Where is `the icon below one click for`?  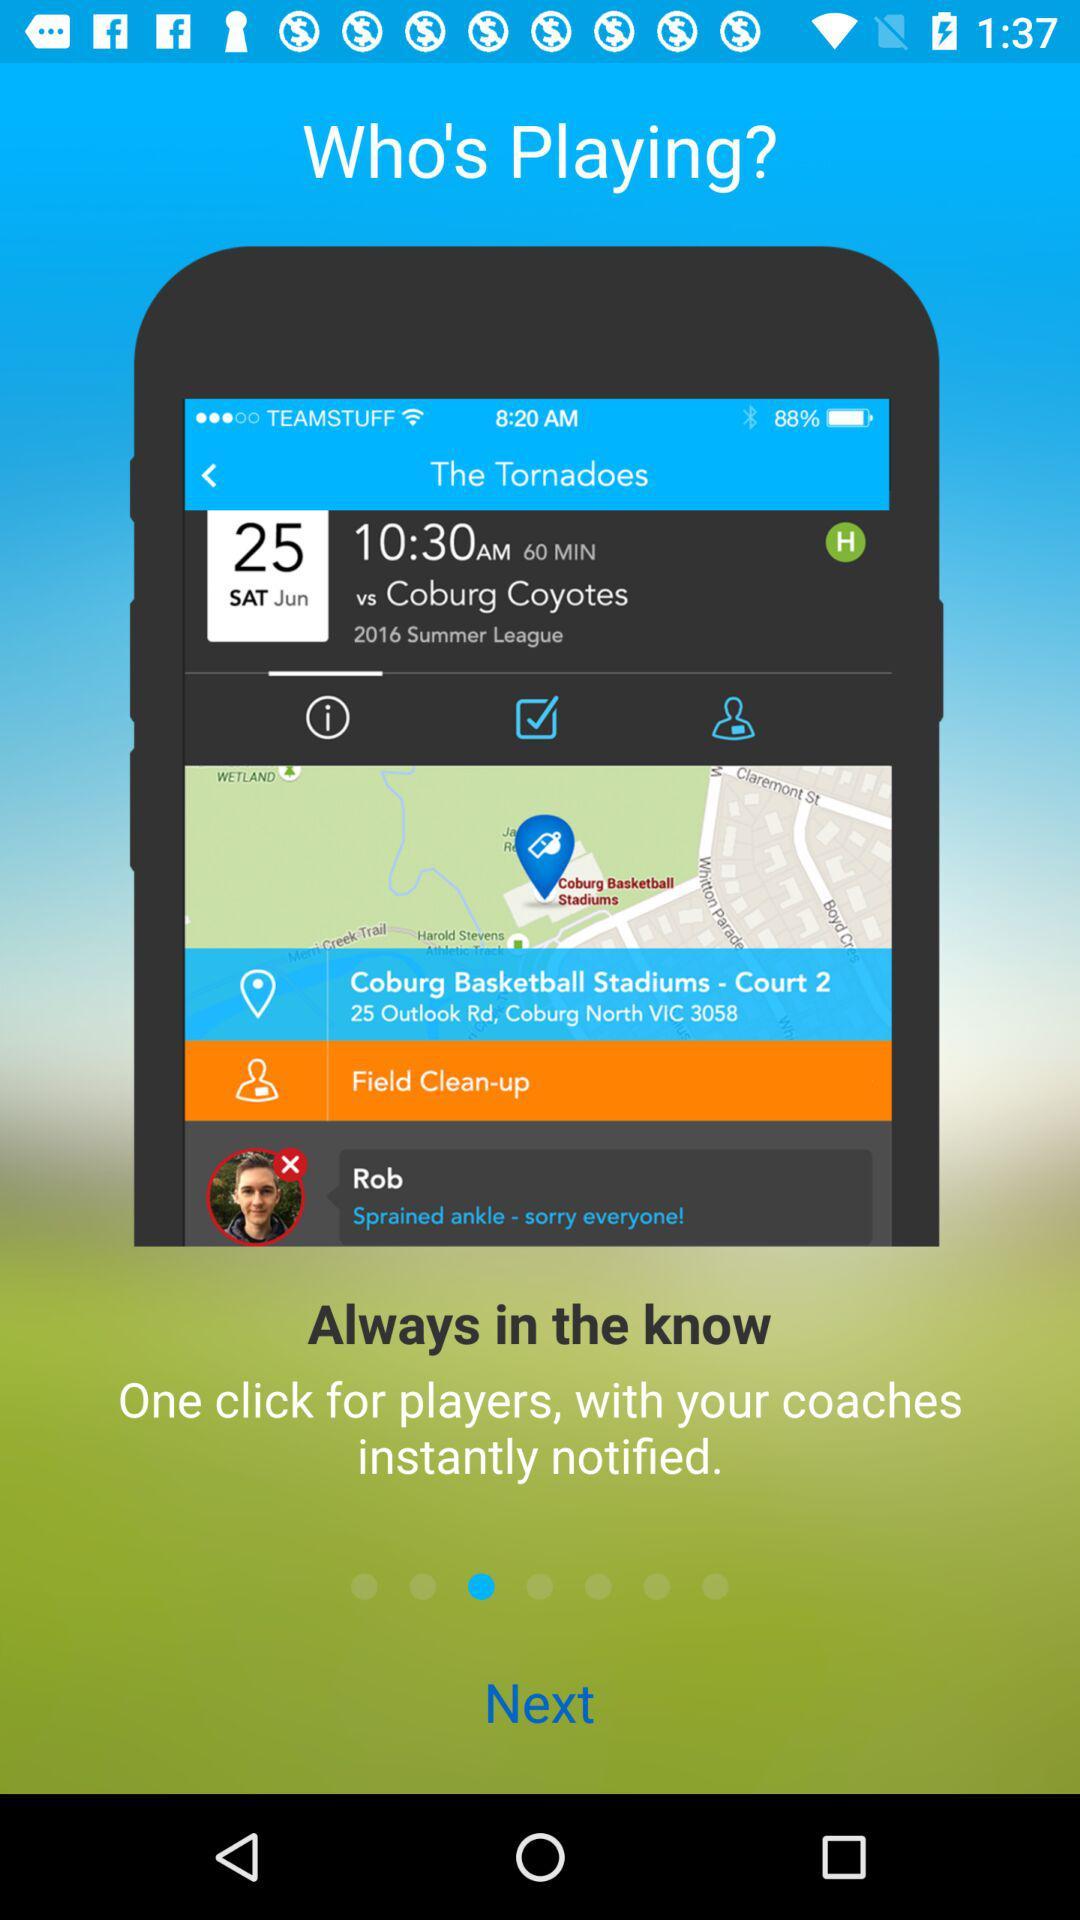 the icon below one click for is located at coordinates (422, 1585).